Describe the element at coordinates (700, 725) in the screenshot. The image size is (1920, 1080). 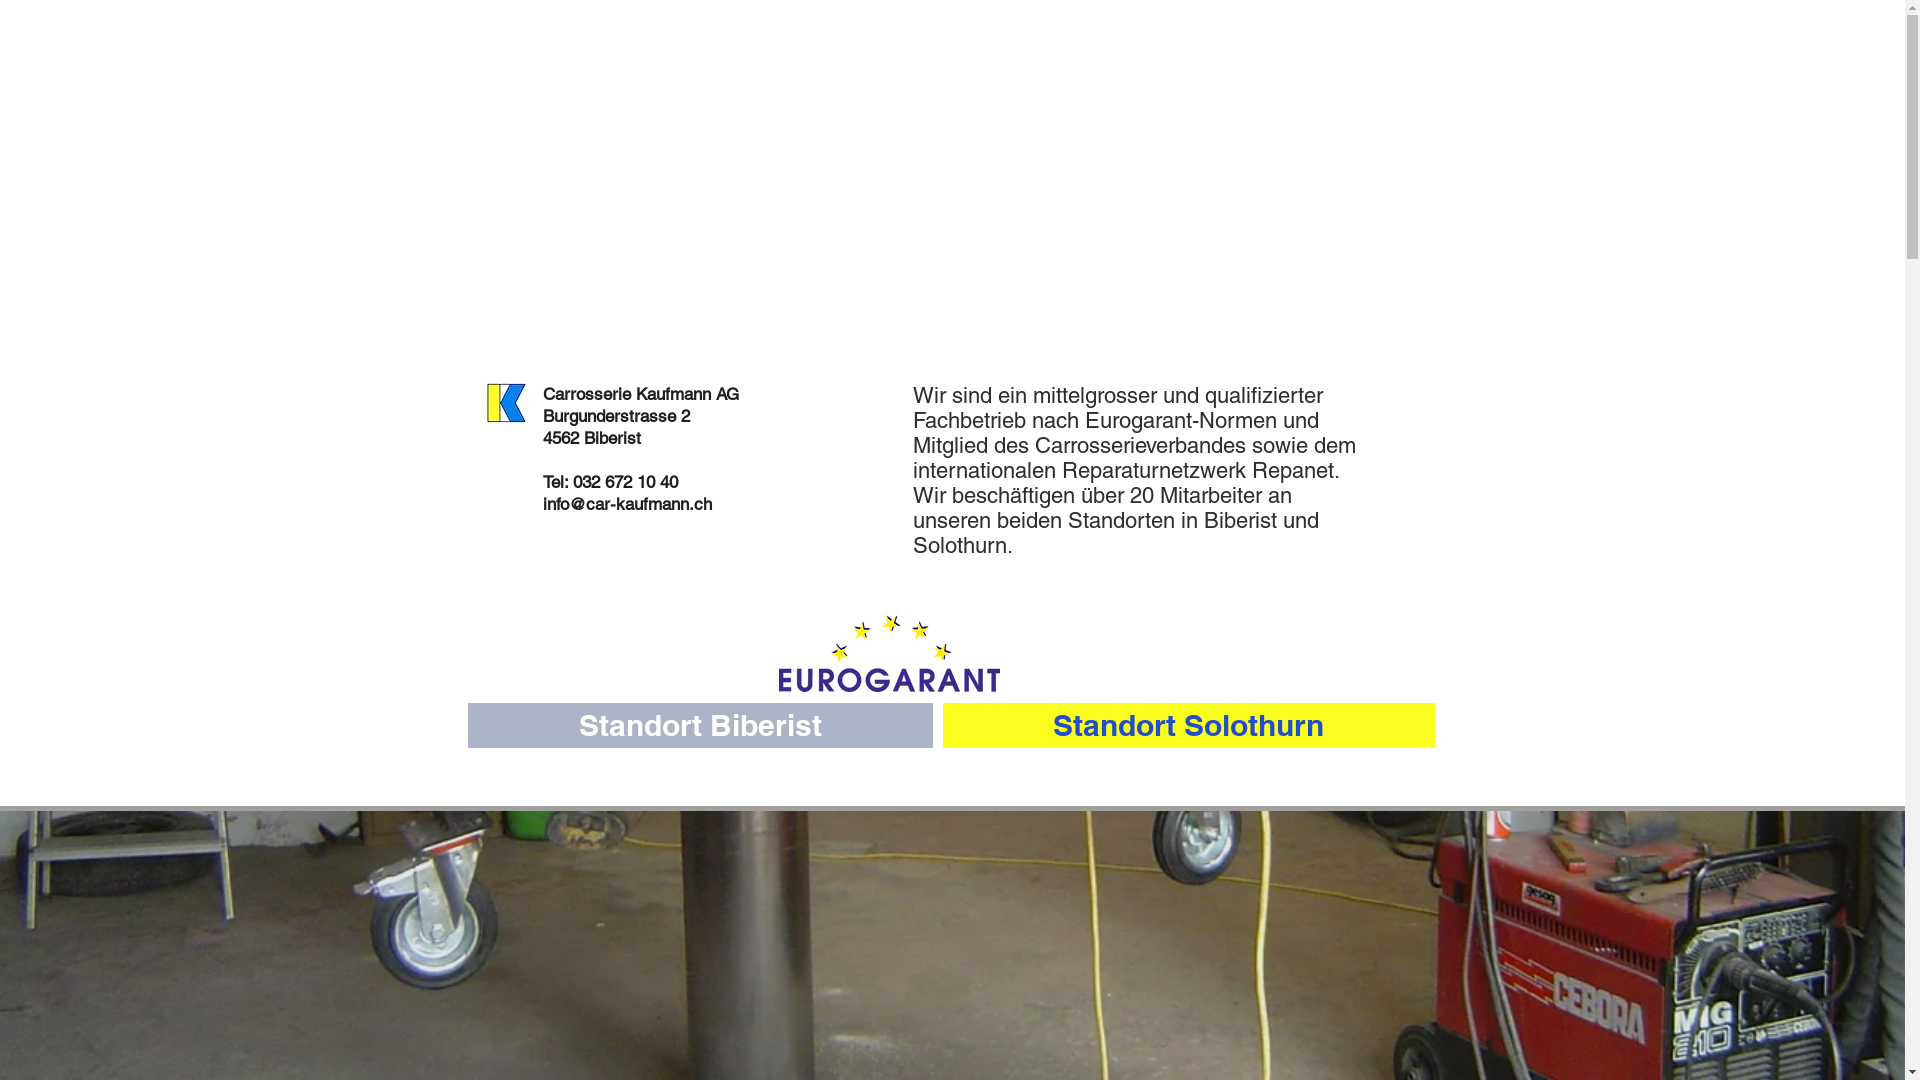
I see `'Standort Biberist'` at that location.